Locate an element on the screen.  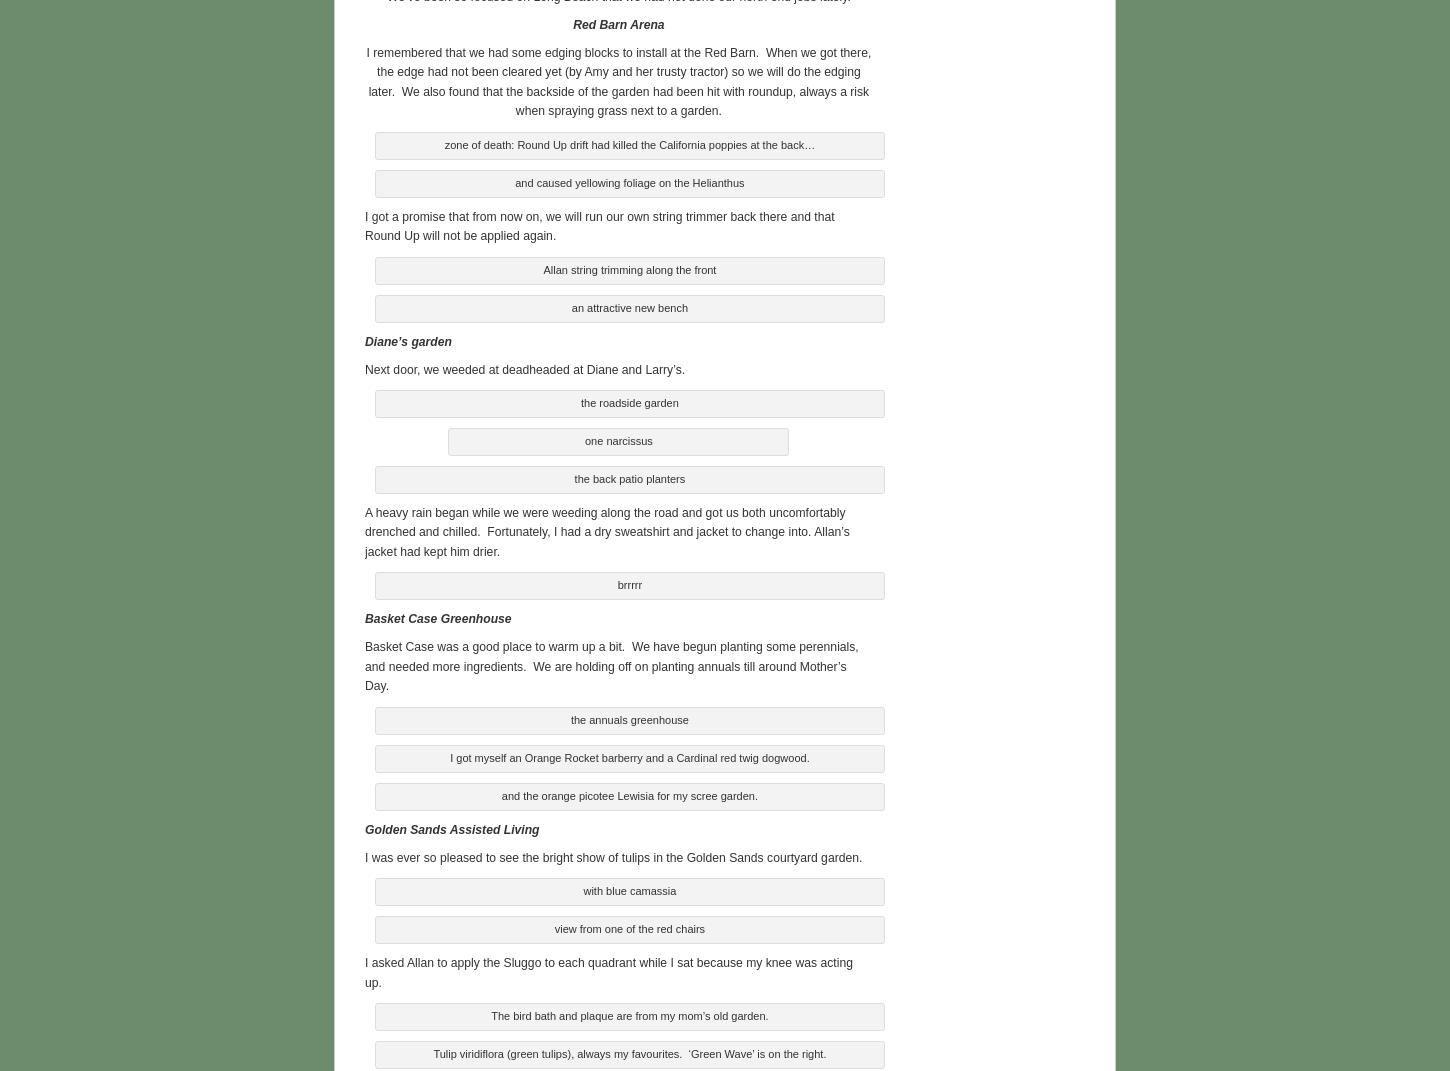
'the back patio planters' is located at coordinates (628, 474).